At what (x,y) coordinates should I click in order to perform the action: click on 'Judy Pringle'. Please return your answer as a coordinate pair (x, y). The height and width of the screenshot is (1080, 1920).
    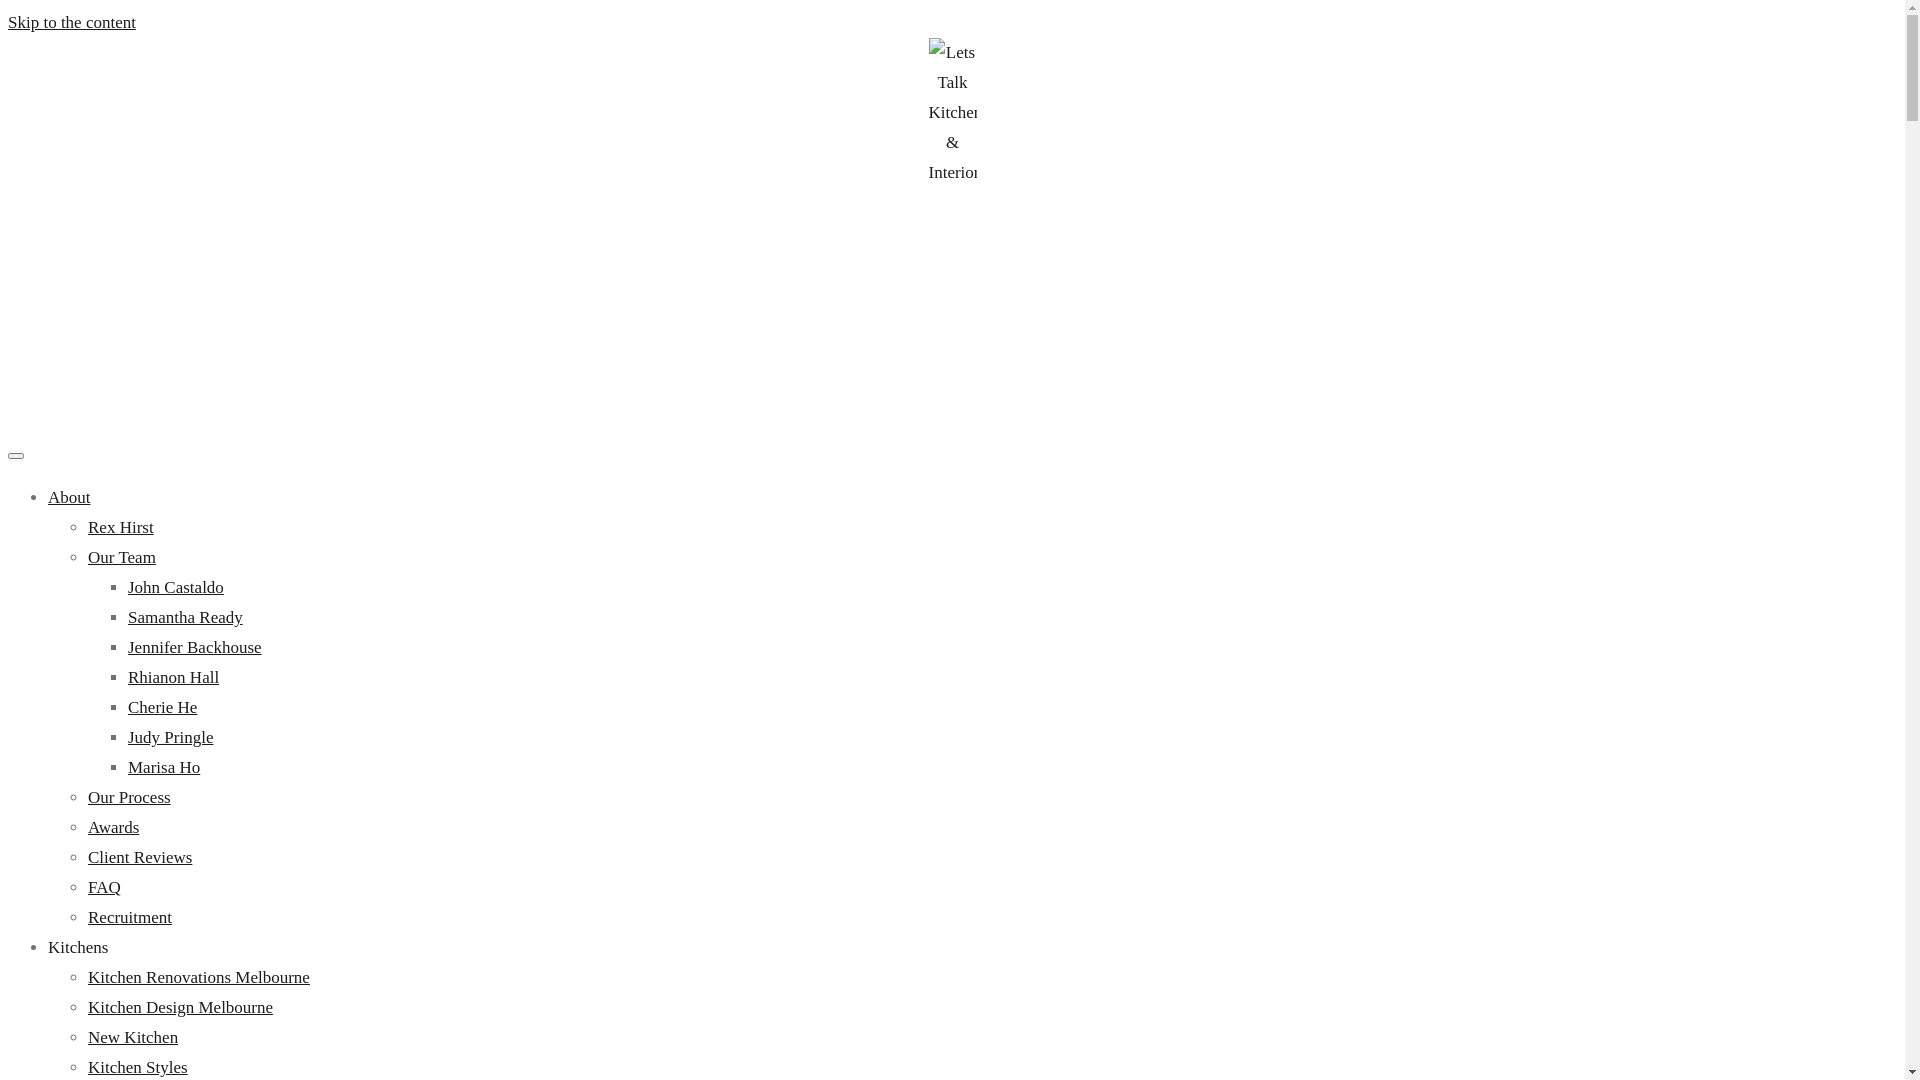
    Looking at the image, I should click on (170, 737).